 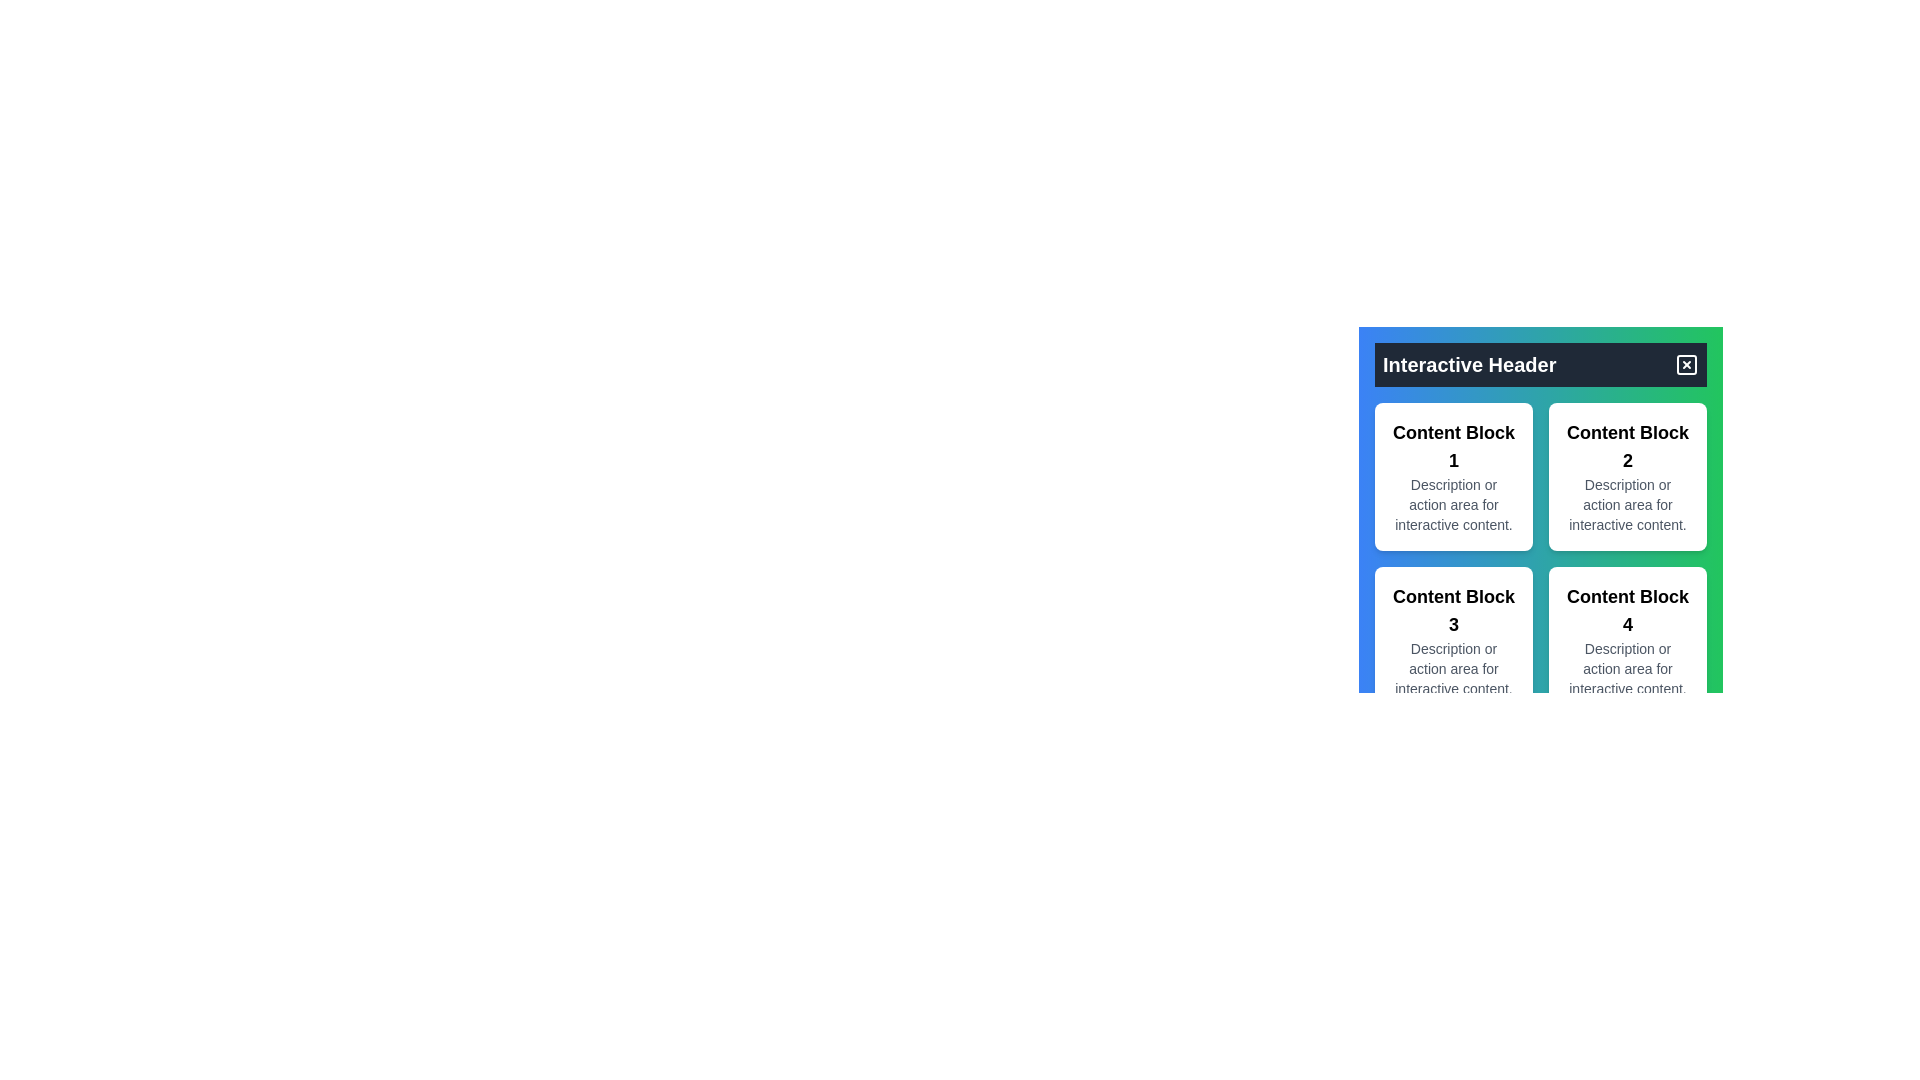 I want to click on the text component displaying the message 'Description or action area for interactive content.' which is located below the 'Content Block 2' title in the second card of the grid layout, so click(x=1627, y=504).